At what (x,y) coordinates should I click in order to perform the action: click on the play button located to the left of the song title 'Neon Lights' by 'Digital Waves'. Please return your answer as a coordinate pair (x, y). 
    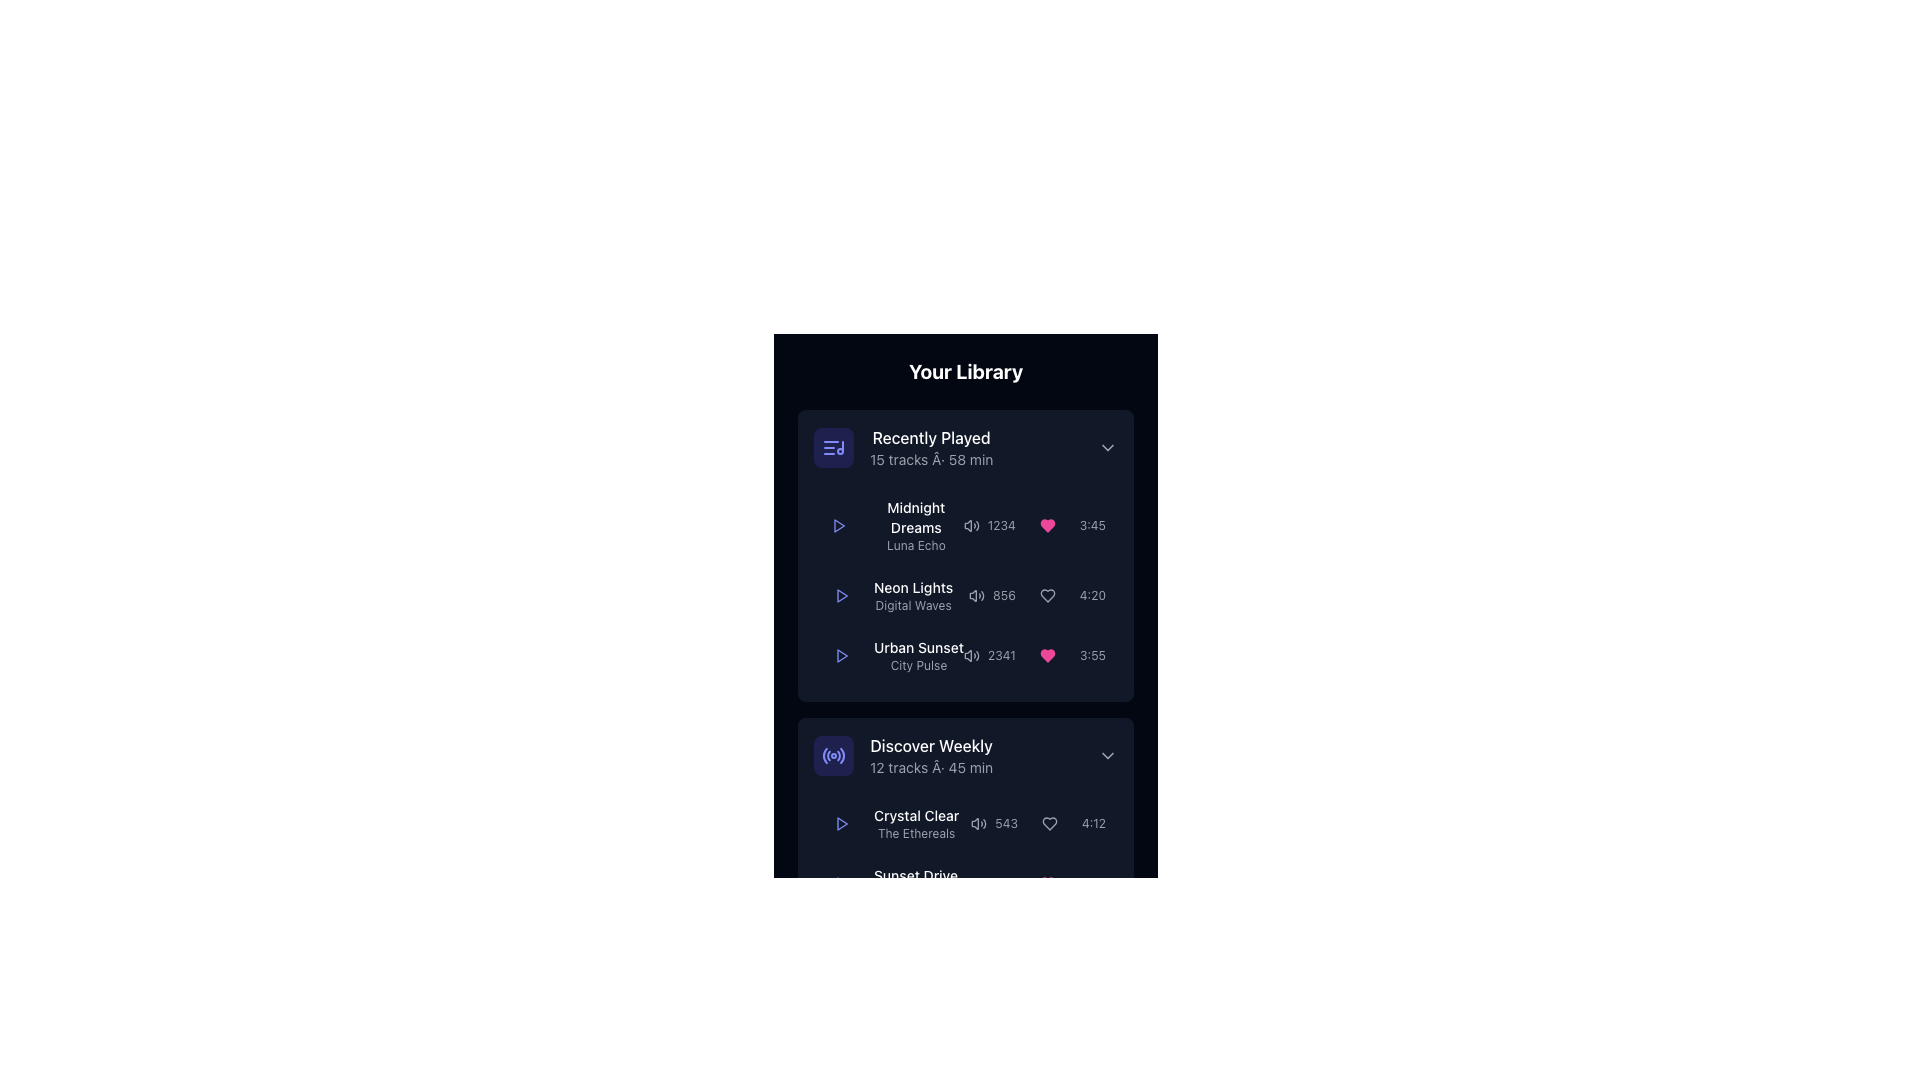
    Looking at the image, I should click on (841, 595).